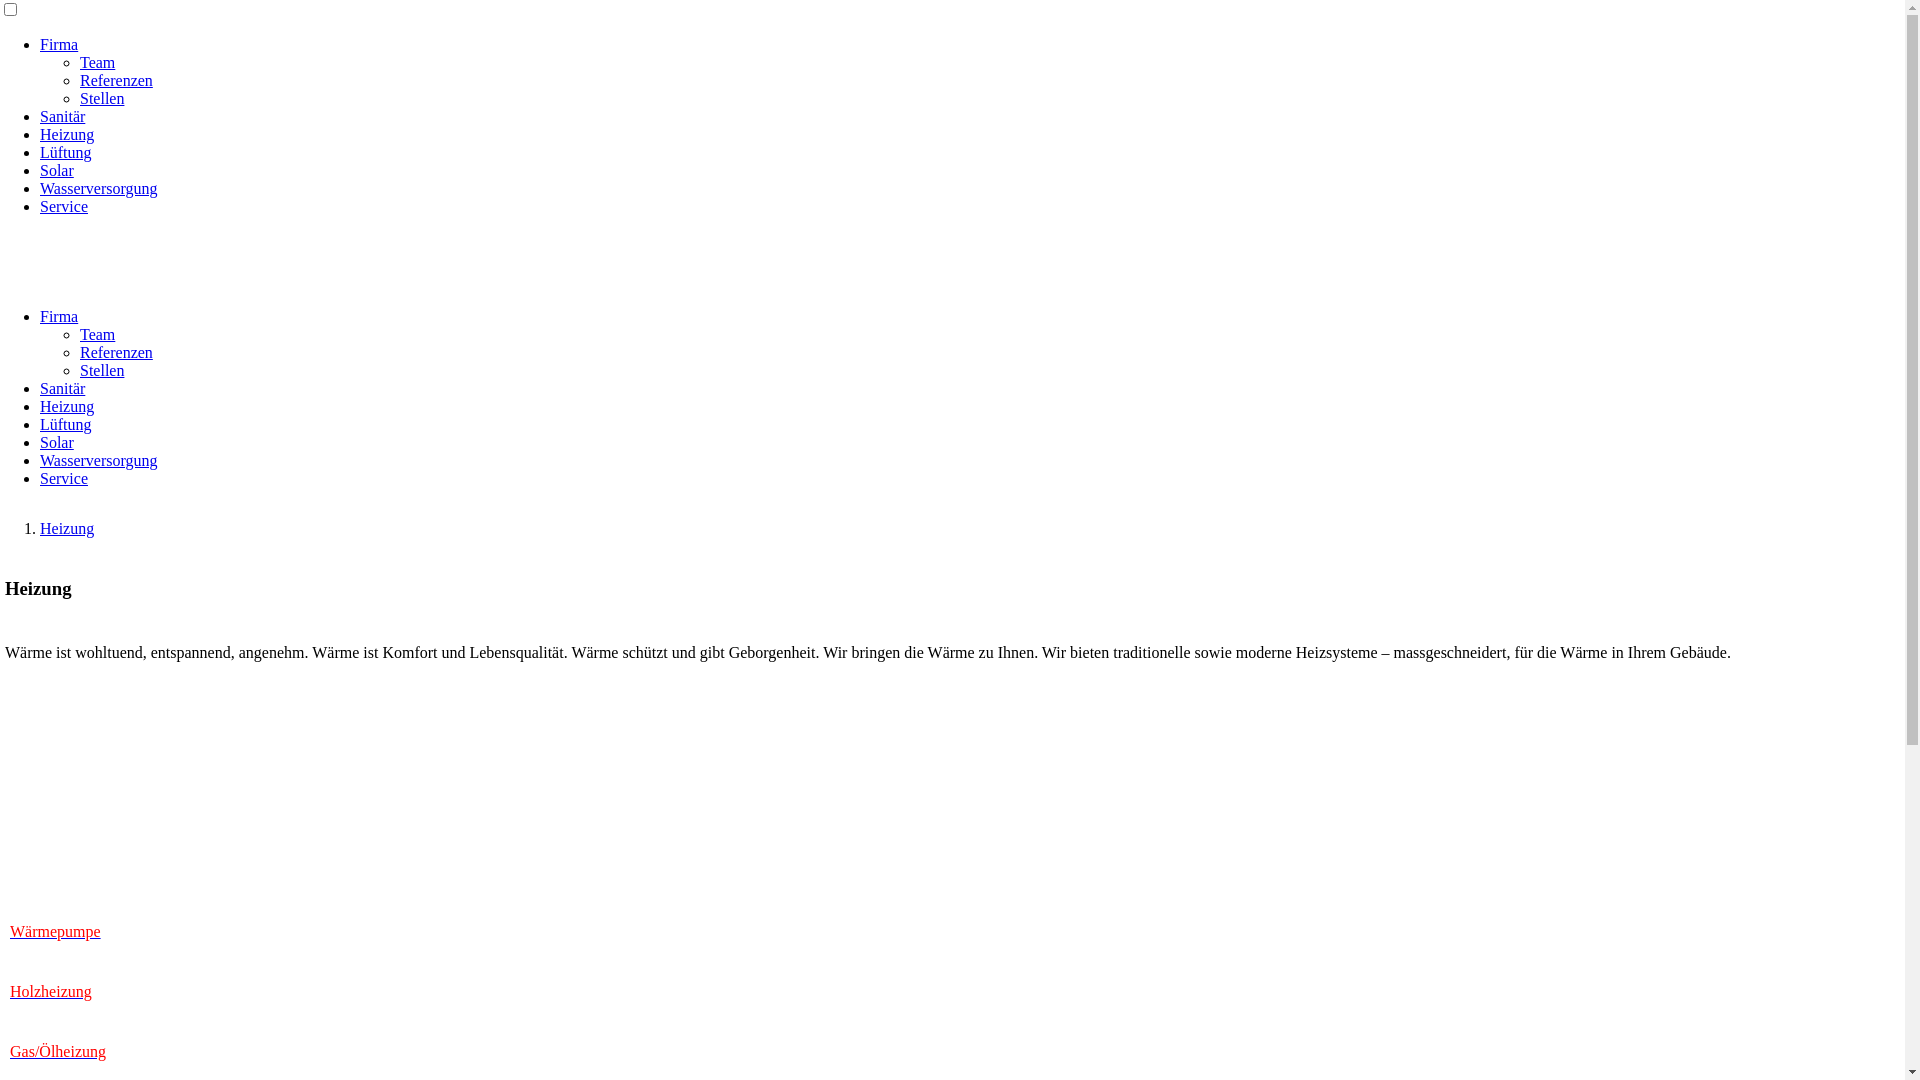  What do you see at coordinates (63, 478) in the screenshot?
I see `'Service'` at bounding box center [63, 478].